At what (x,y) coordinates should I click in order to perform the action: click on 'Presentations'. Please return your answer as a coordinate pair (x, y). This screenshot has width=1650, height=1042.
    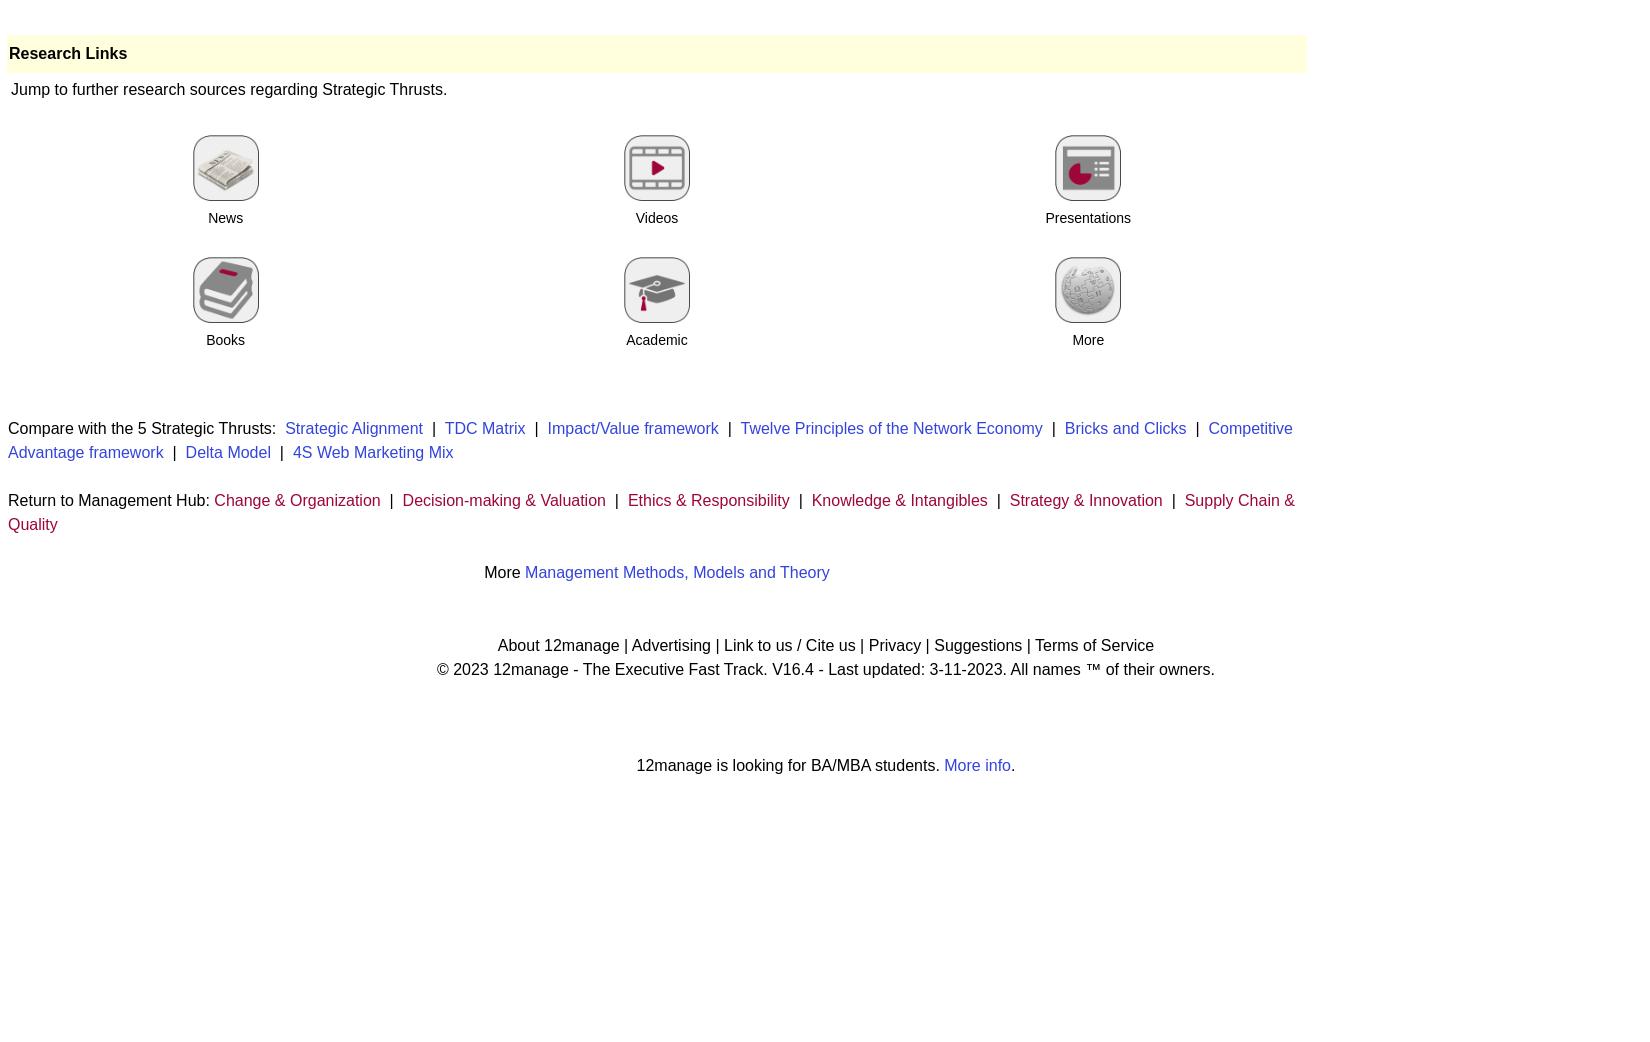
    Looking at the image, I should click on (1044, 216).